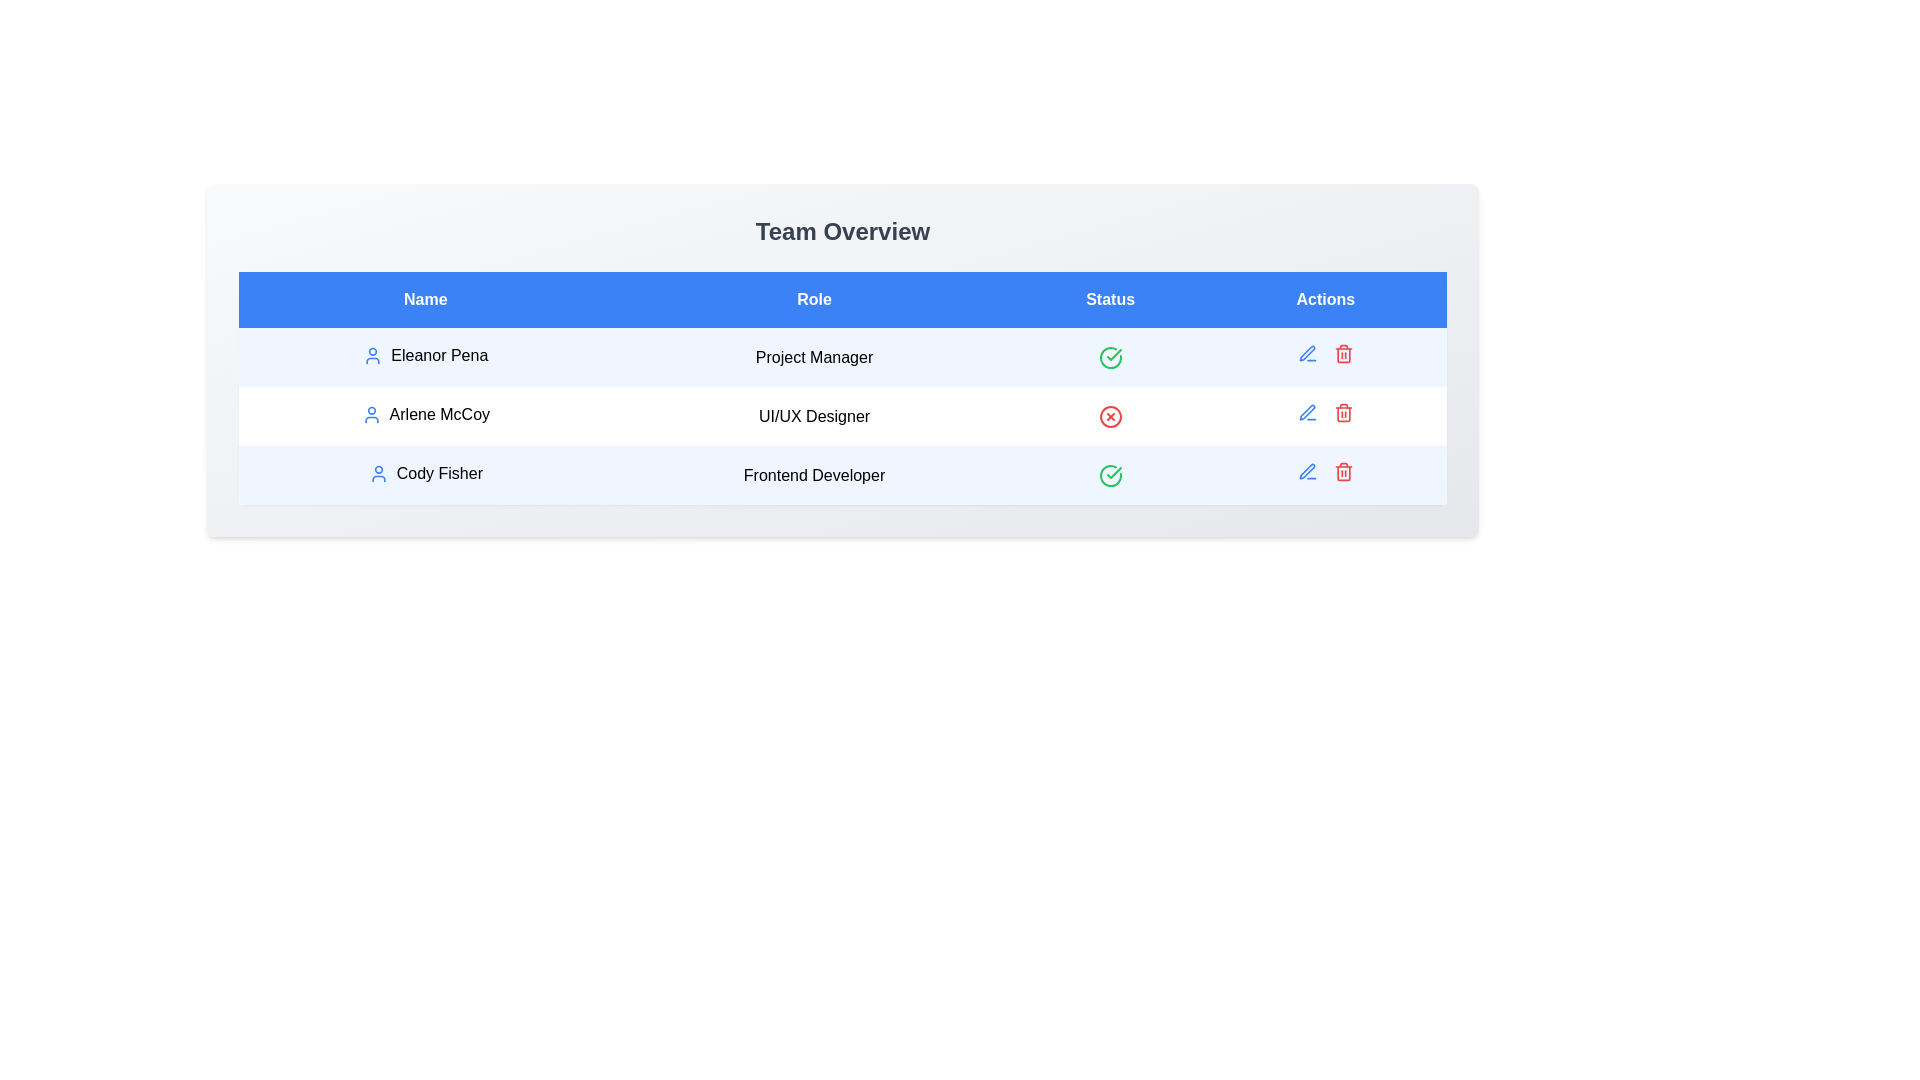 This screenshot has height=1080, width=1920. Describe the element at coordinates (1109, 356) in the screenshot. I see `the success status icon in the 'Status' column of the third row, which corresponds to the 'Frontend Developer' entry` at that location.